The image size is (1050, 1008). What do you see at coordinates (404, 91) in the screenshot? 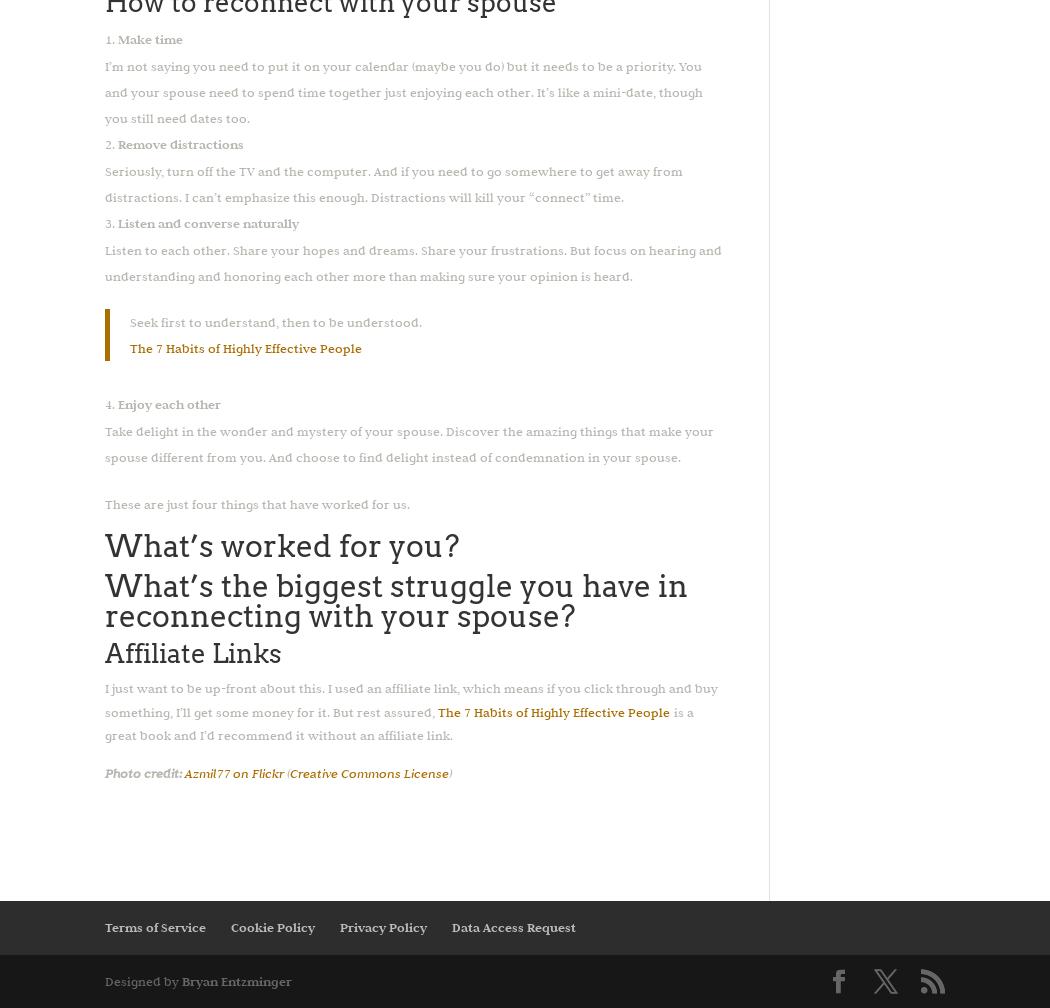
I see `'I’m not saying you need to put it on your calendar (maybe you do) but it needs to be a priority. You and your spouse need to spend time together just enjoying each other. It’s like a mini-date, though you still need dates too.'` at bounding box center [404, 91].